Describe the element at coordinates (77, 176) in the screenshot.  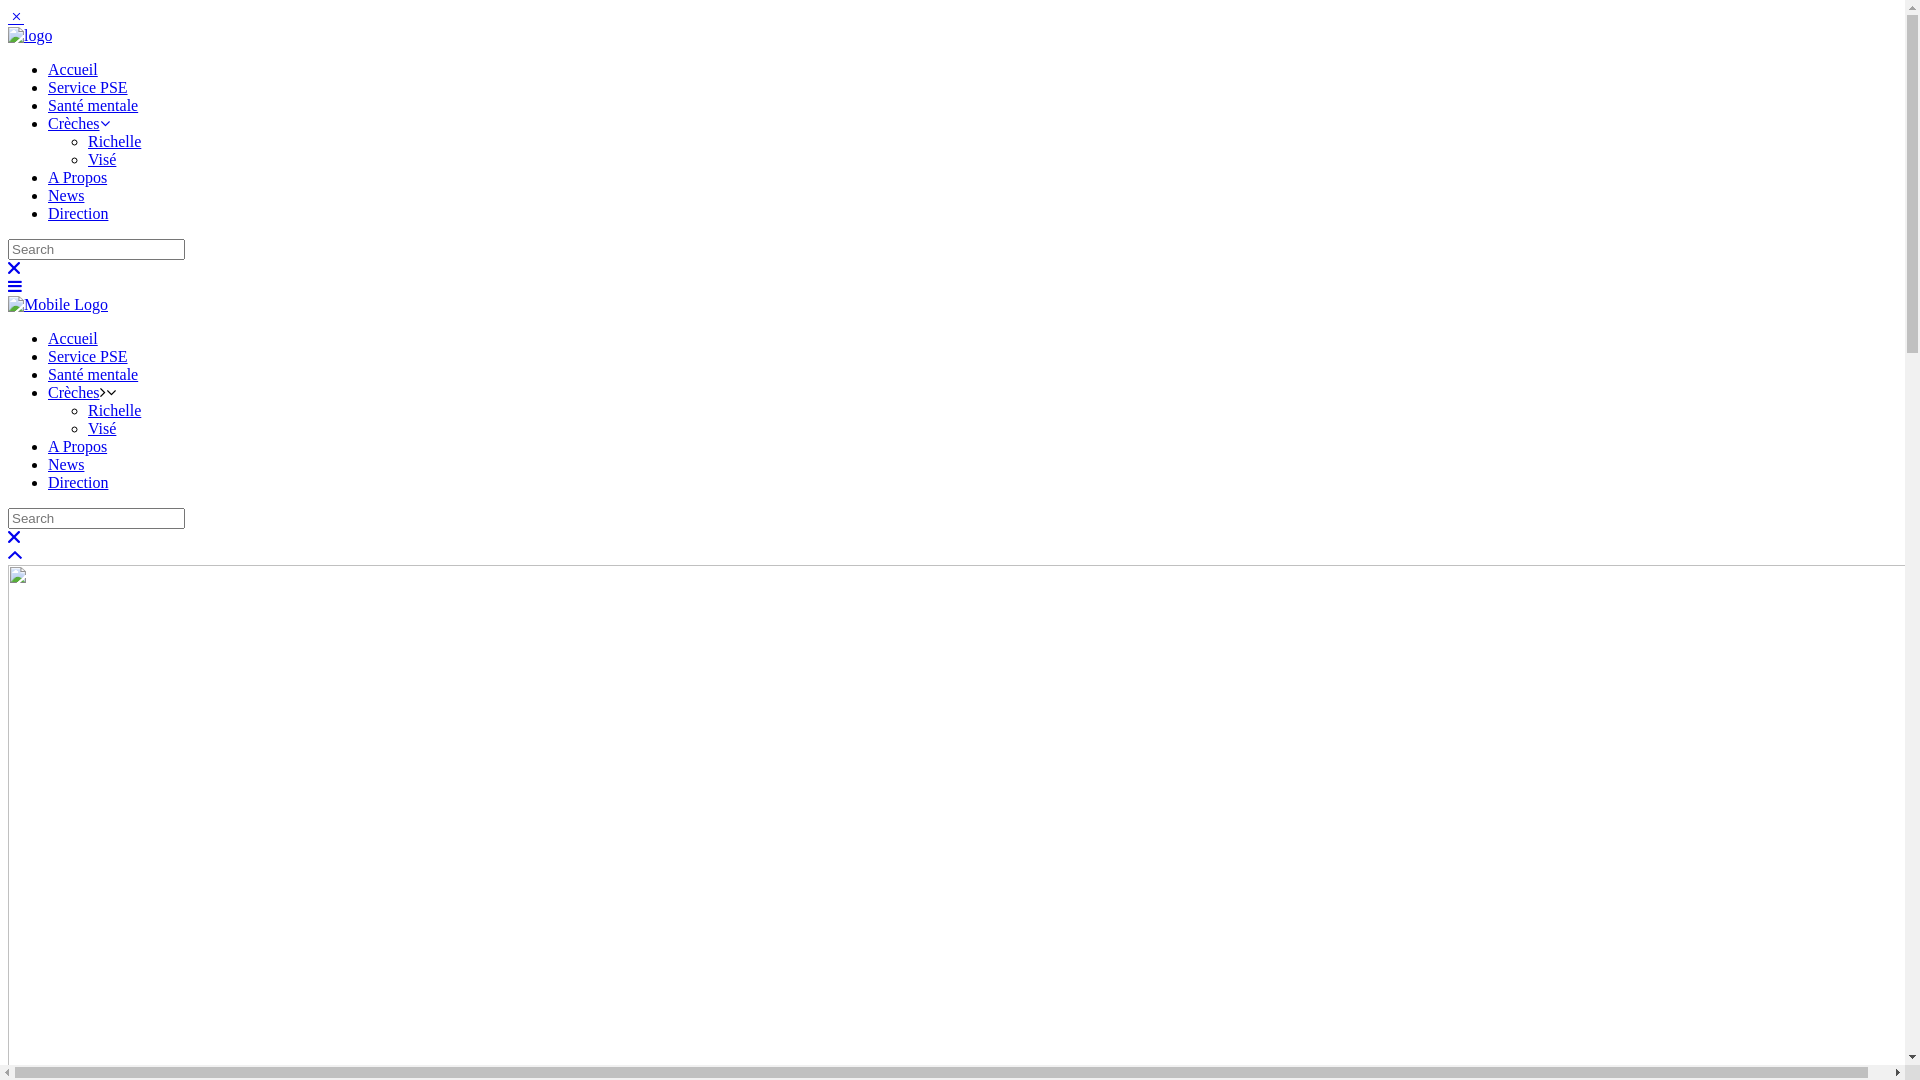
I see `'A Propos'` at that location.